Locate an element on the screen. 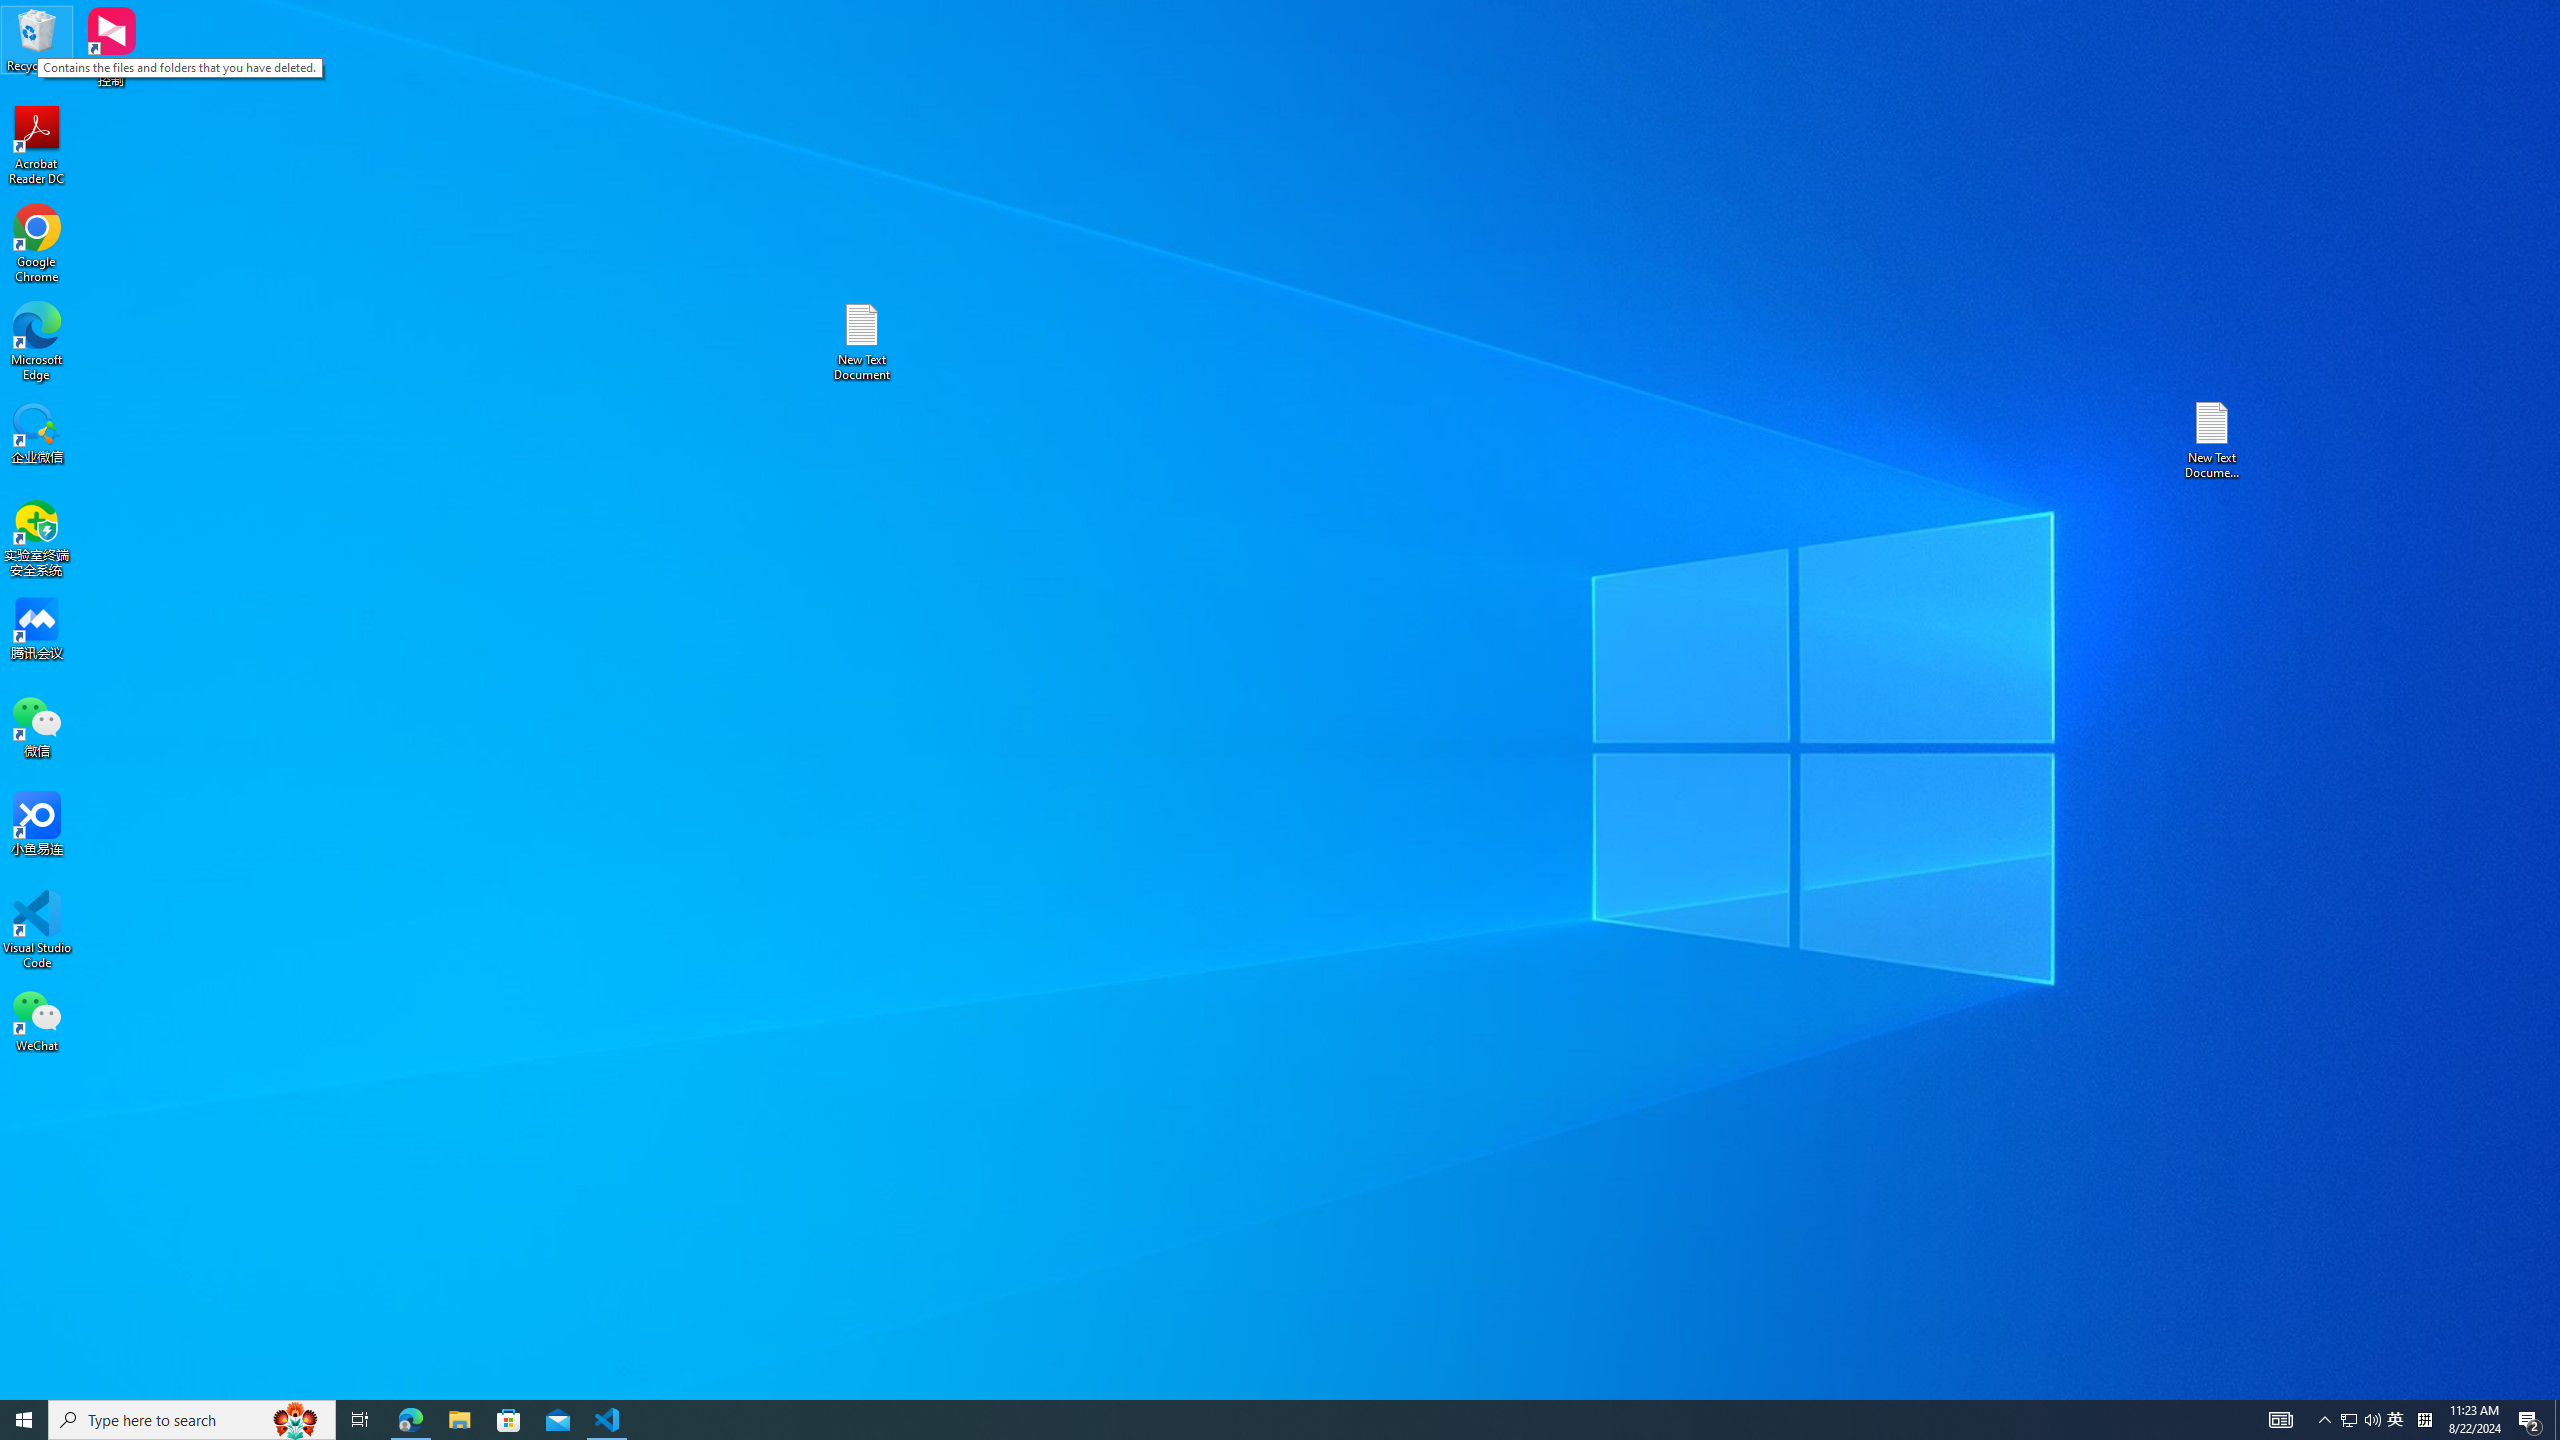  'Show desktop' is located at coordinates (2556, 1418).